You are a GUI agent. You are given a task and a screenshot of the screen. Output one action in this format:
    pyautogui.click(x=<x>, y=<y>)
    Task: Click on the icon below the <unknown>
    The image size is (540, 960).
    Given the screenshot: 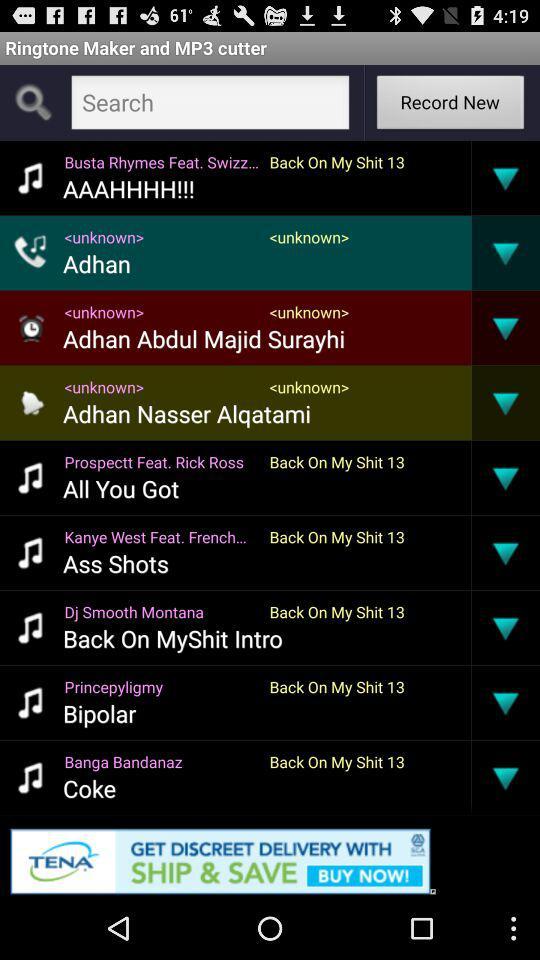 What is the action you would take?
    pyautogui.click(x=203, y=338)
    